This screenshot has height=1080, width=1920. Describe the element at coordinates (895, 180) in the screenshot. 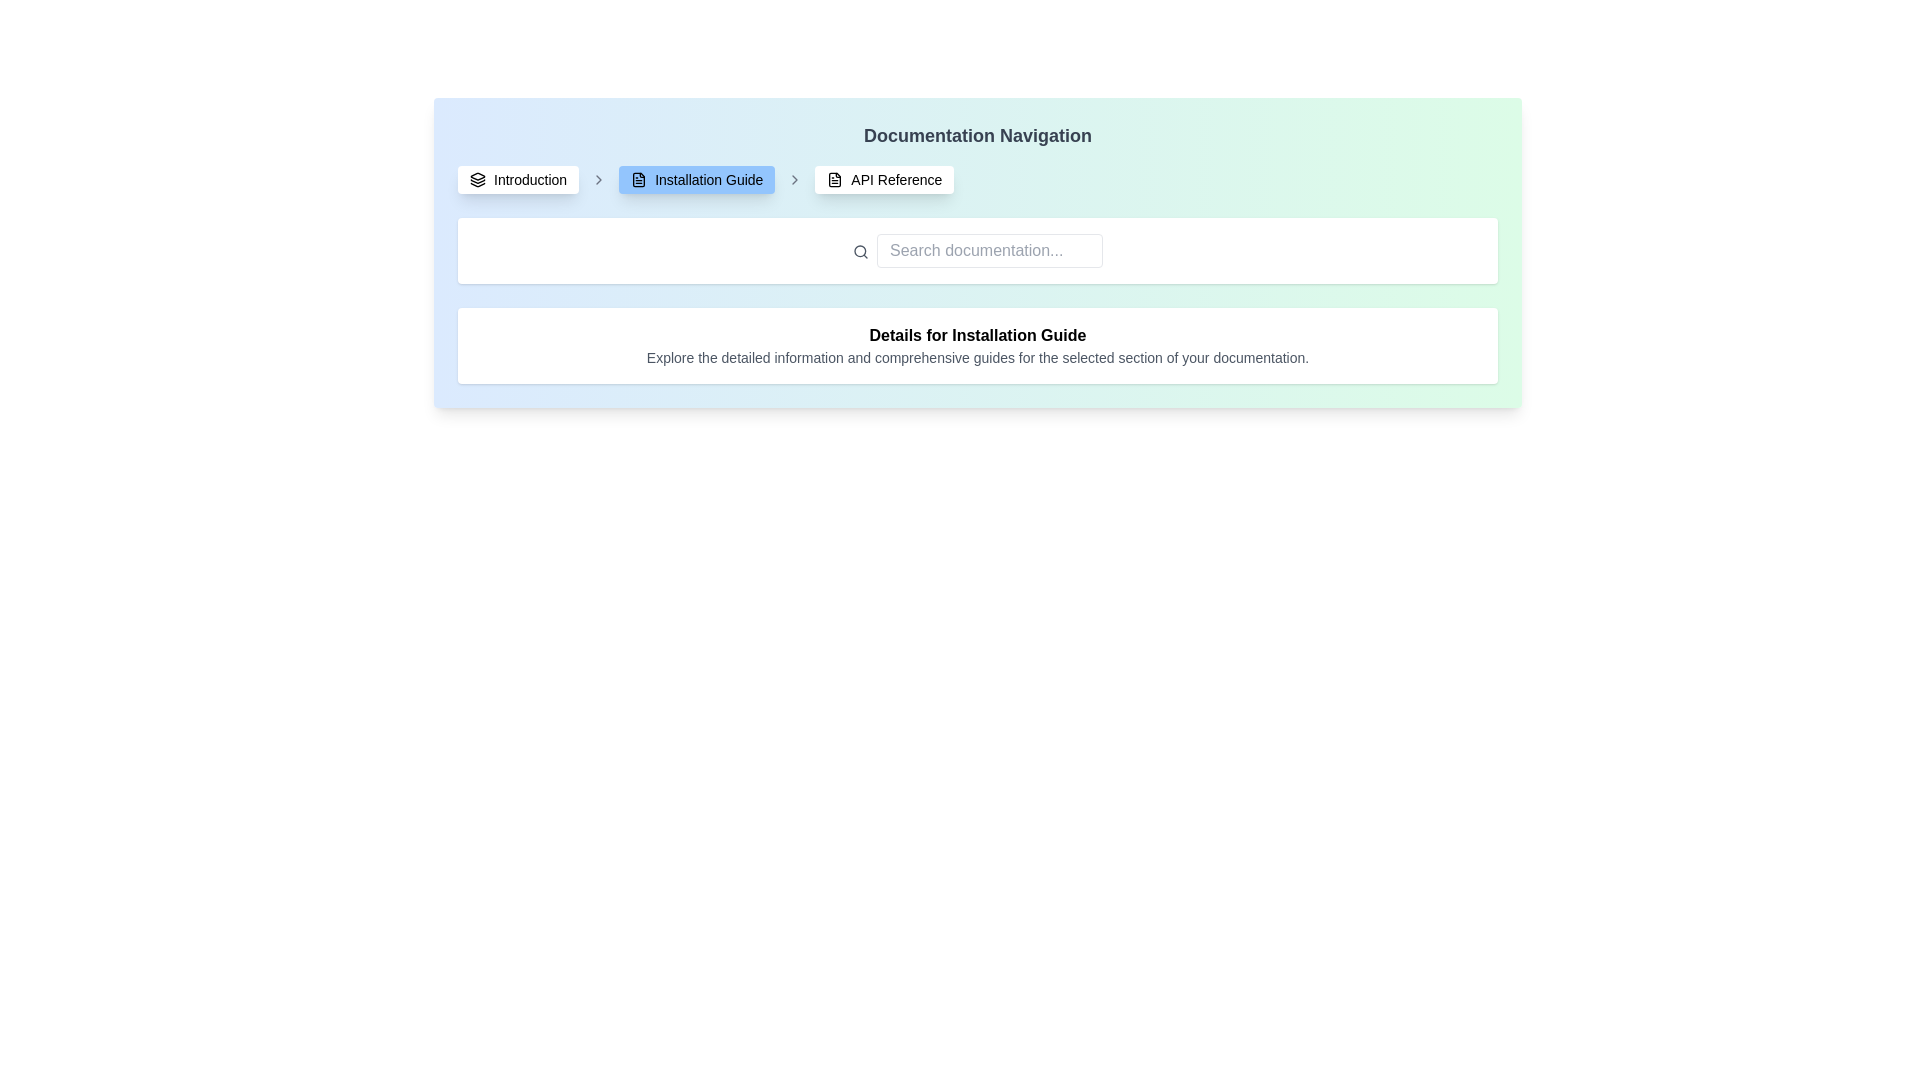

I see `the 'API Reference' text link in the breadcrumb navigation` at that location.